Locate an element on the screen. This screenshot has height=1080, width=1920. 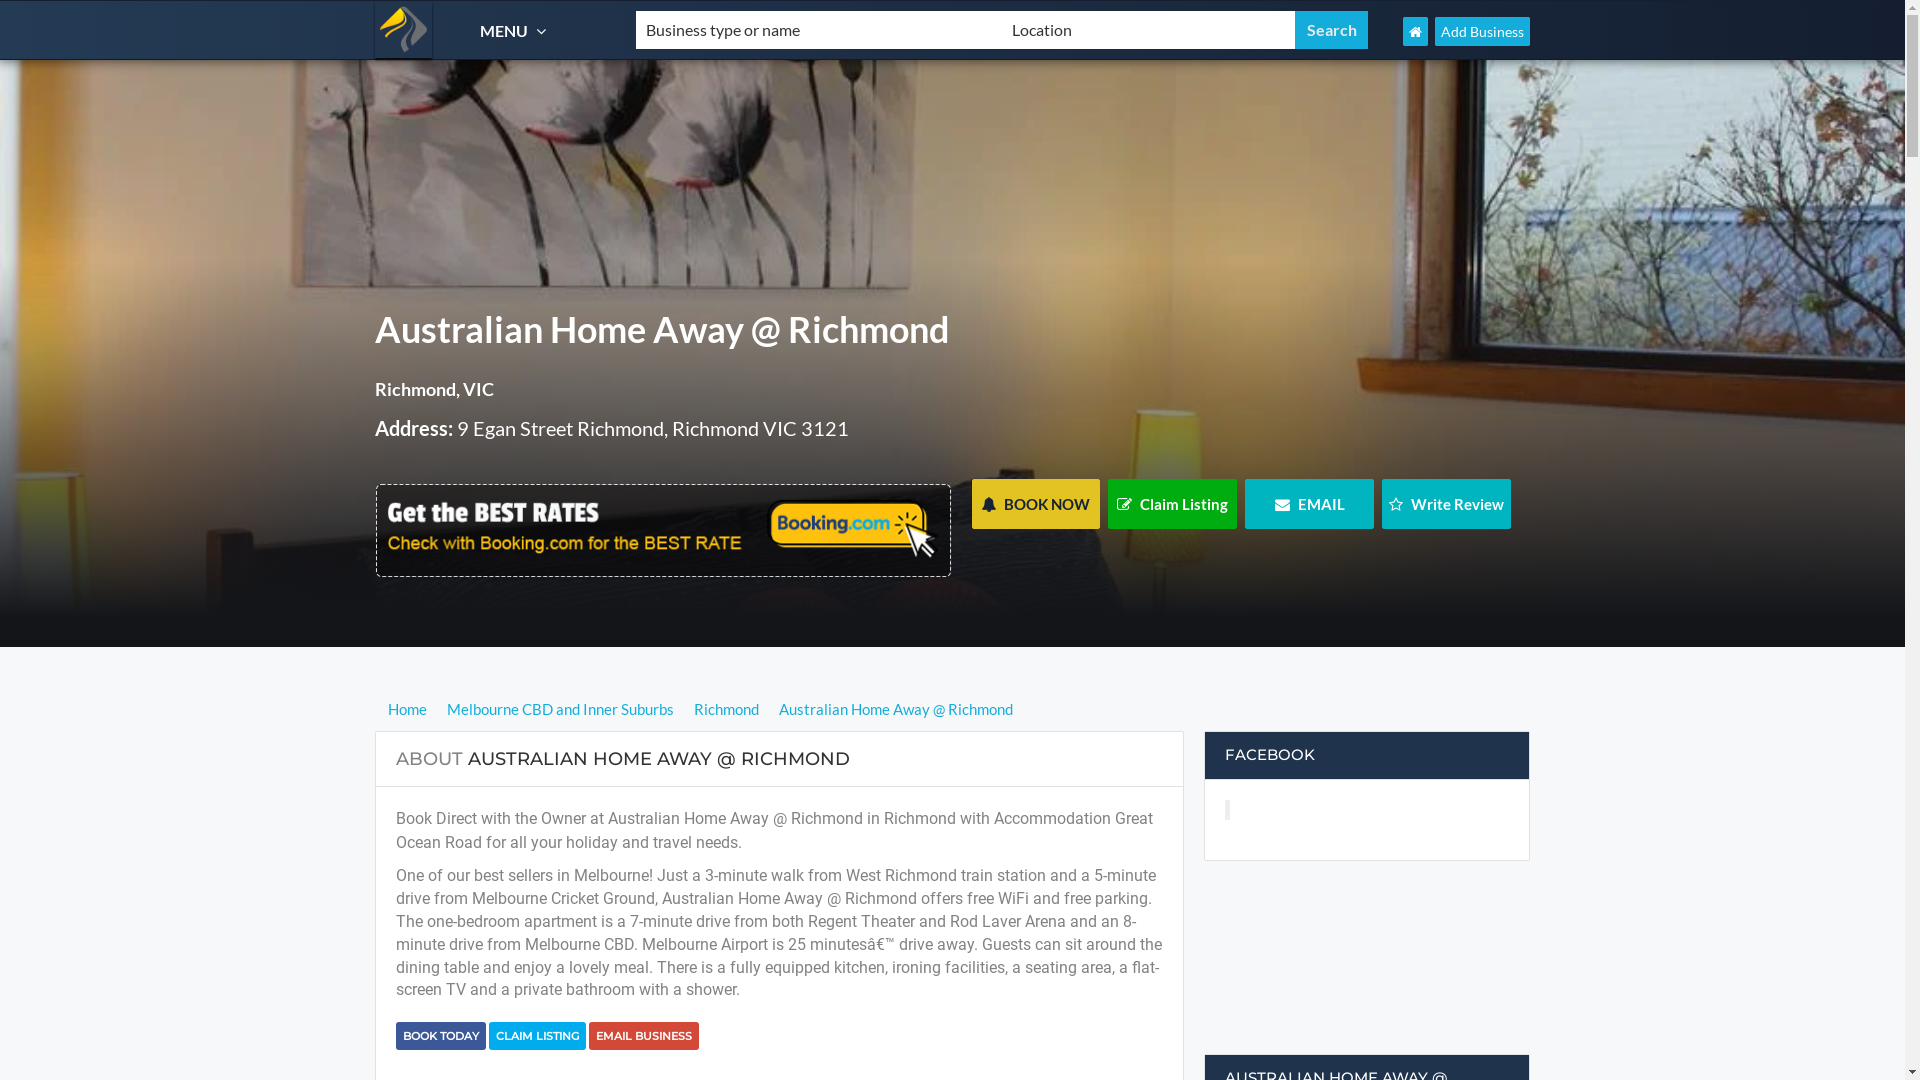
'Australian Home Away @ Richmond' is located at coordinates (895, 708).